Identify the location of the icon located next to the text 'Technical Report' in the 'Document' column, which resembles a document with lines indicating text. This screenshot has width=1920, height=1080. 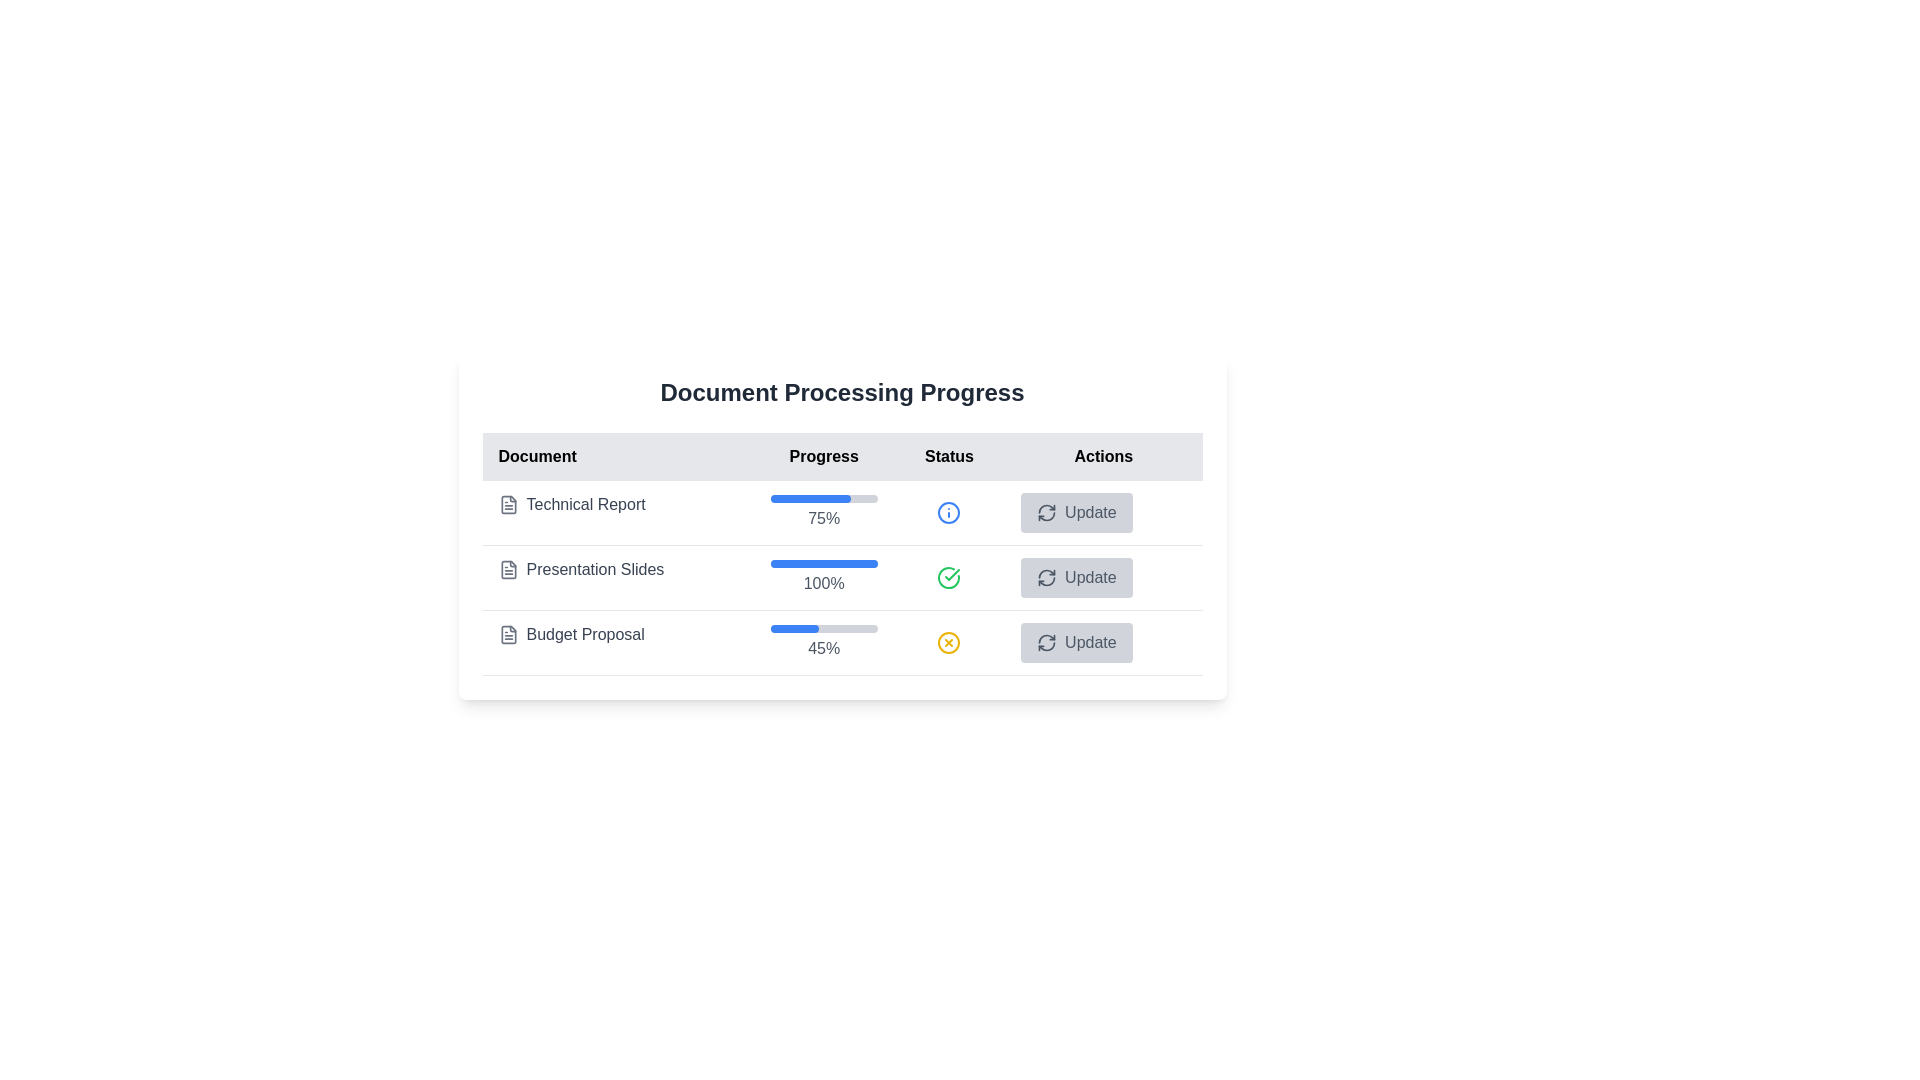
(508, 504).